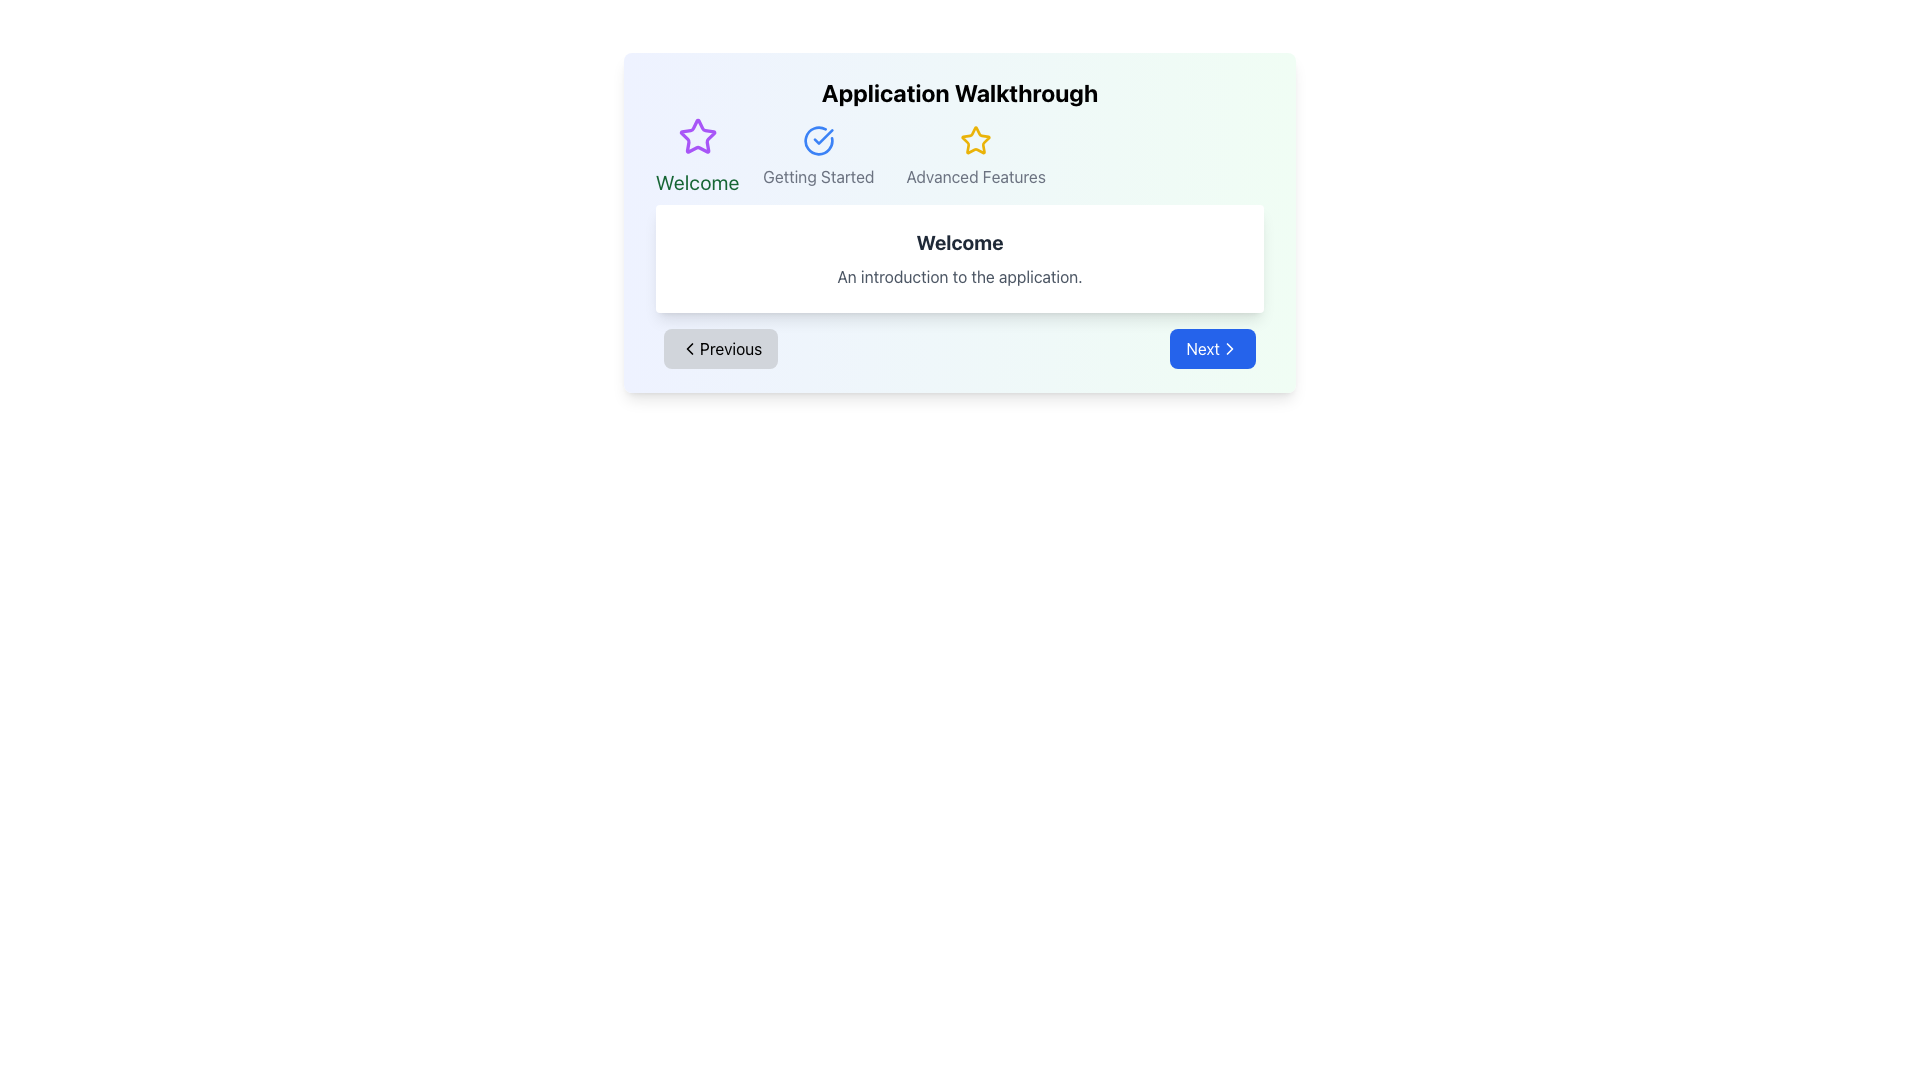 The height and width of the screenshot is (1080, 1920). Describe the element at coordinates (960, 277) in the screenshot. I see `the descriptive subtitle text located directly below the 'Welcome' heading within the central white card` at that location.